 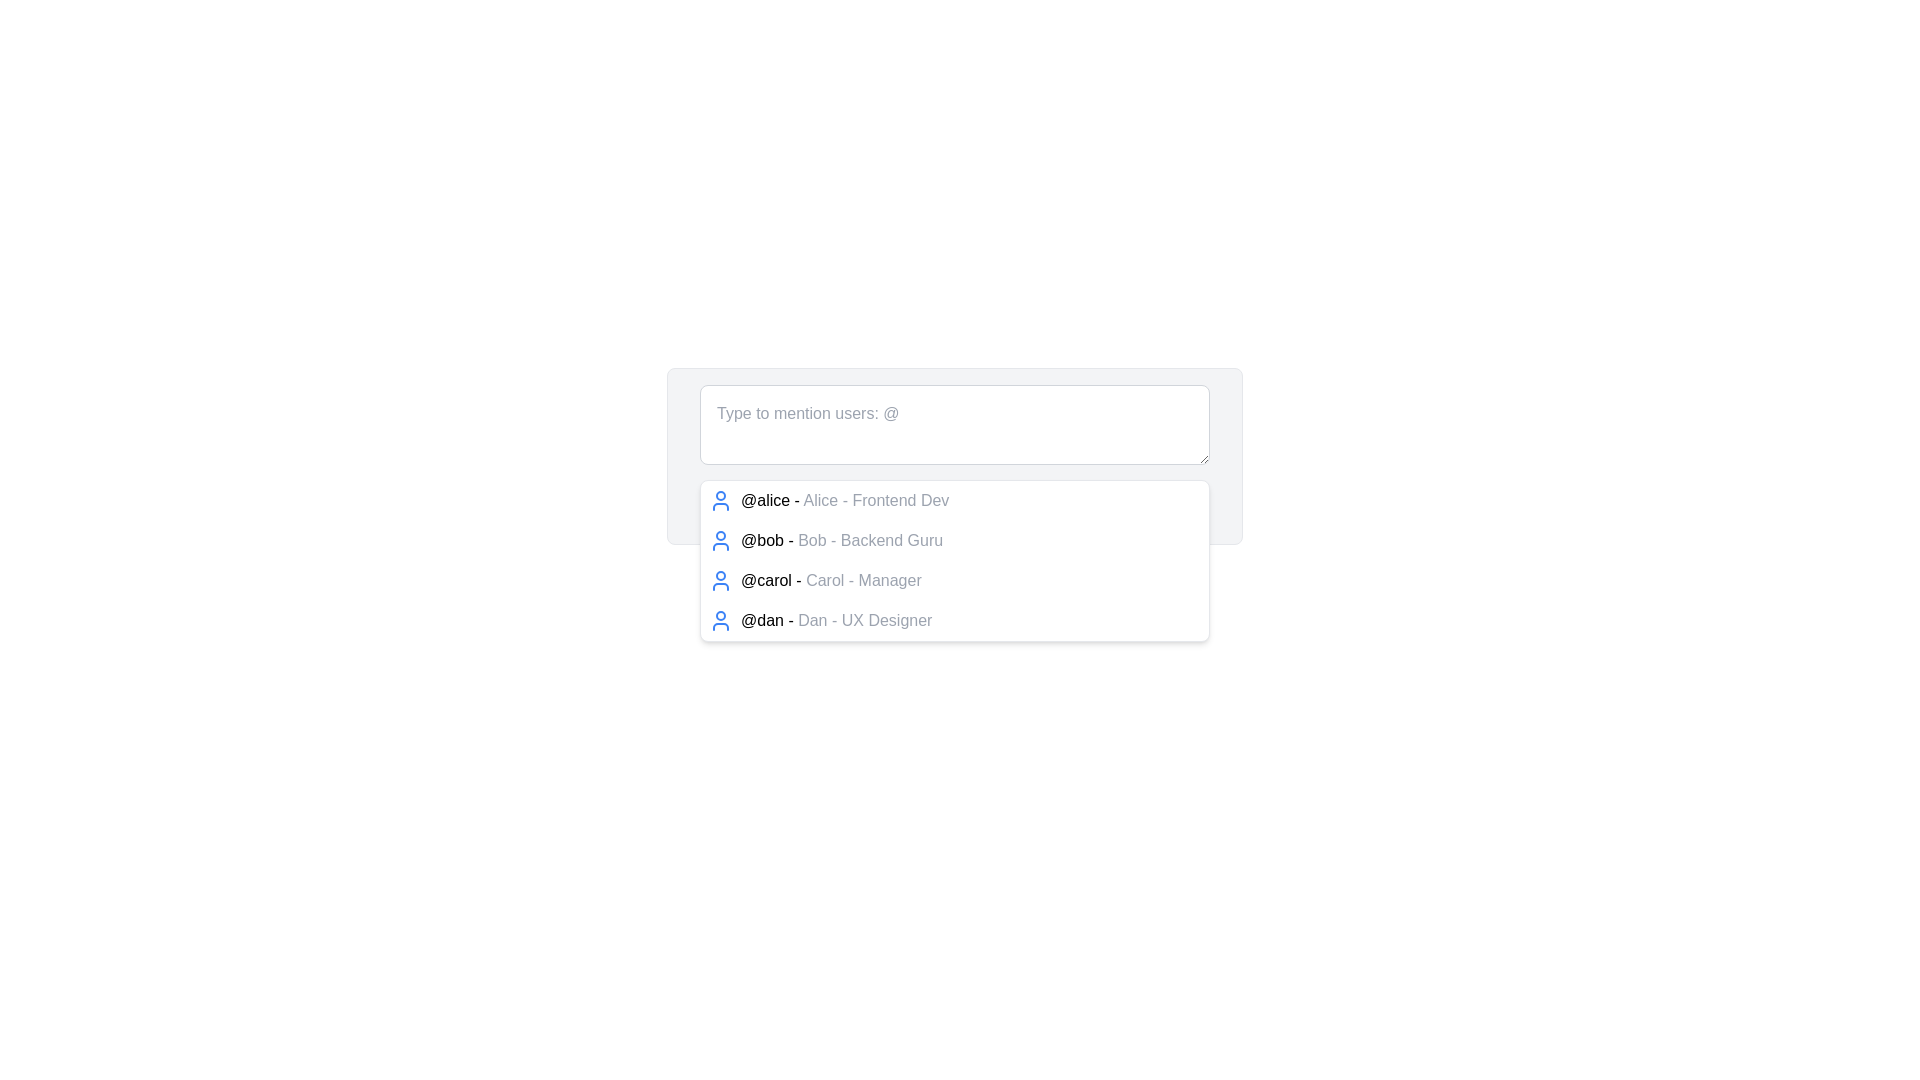 What do you see at coordinates (954, 581) in the screenshot?
I see `the list item displaying user information '@carol', the name 'Carol', and the role 'Manager'` at bounding box center [954, 581].